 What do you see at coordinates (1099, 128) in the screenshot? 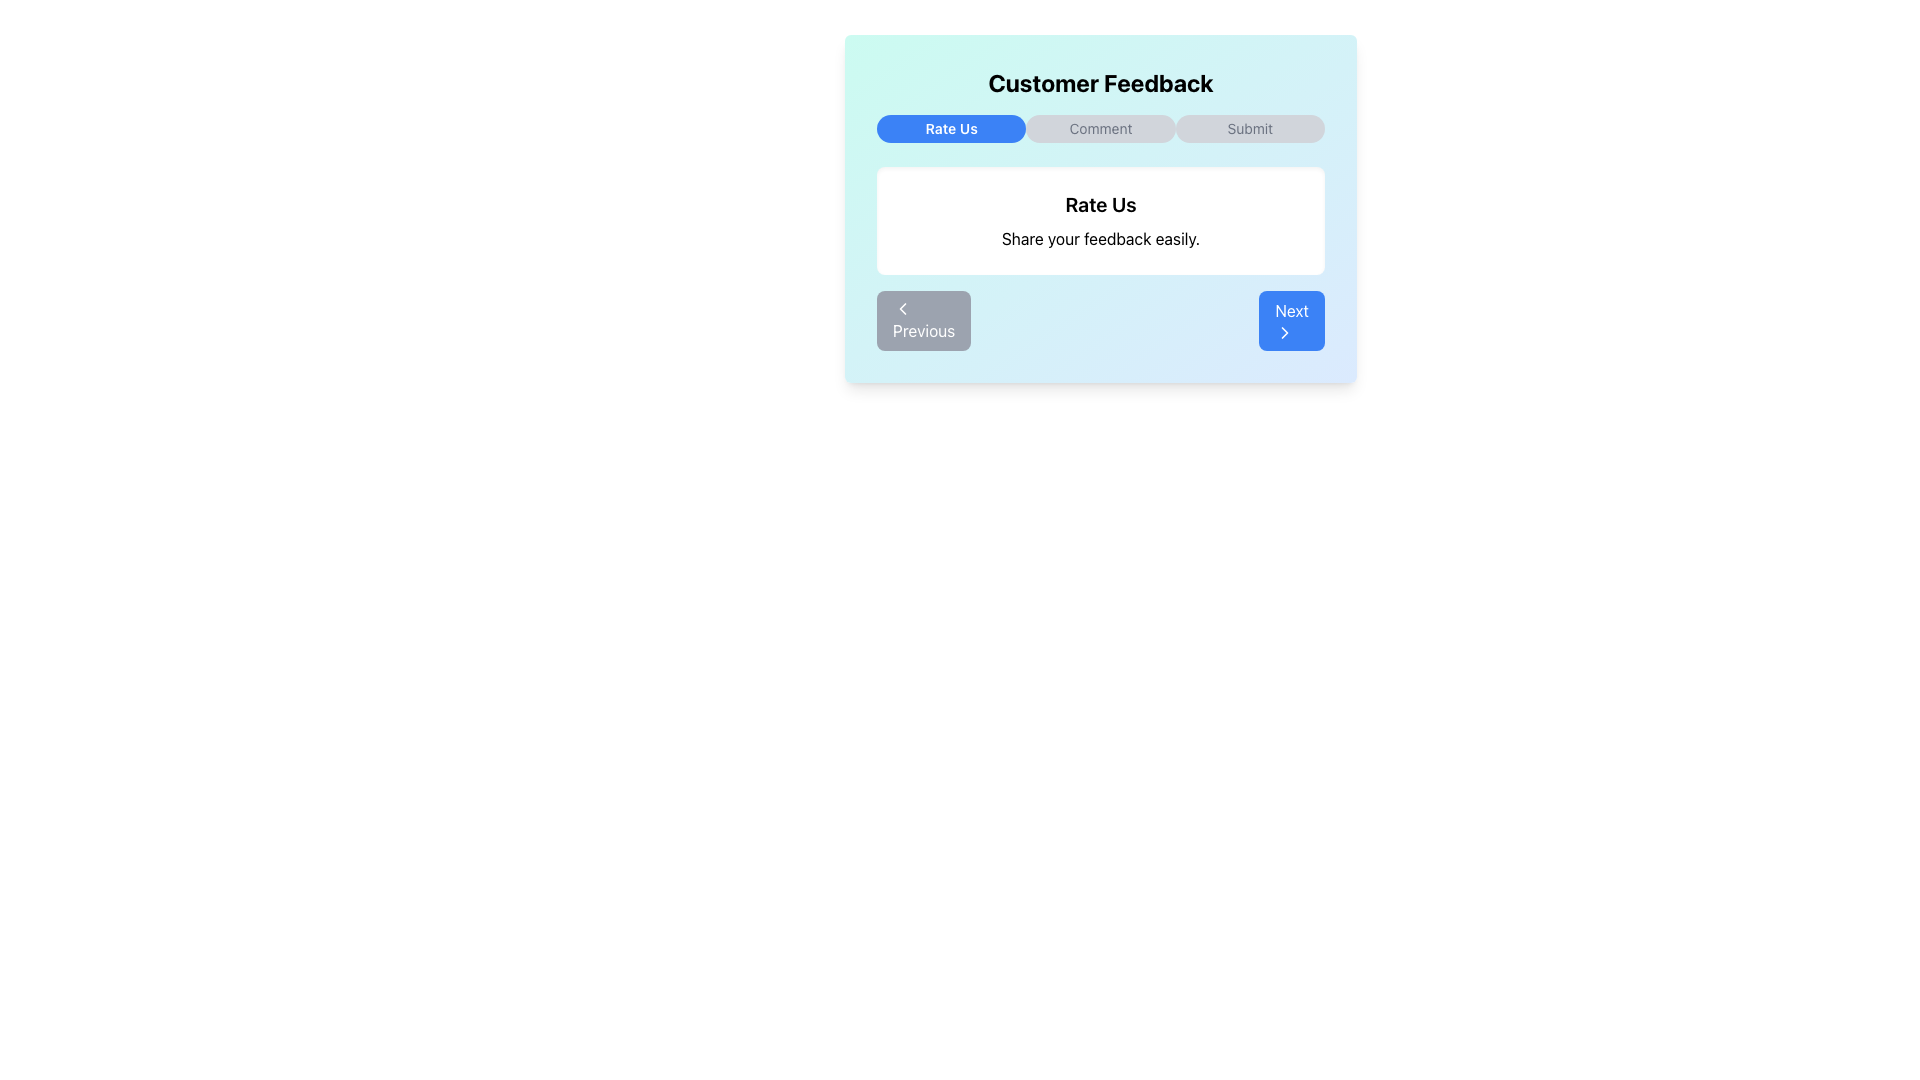
I see `the 'Comment' button` at bounding box center [1099, 128].